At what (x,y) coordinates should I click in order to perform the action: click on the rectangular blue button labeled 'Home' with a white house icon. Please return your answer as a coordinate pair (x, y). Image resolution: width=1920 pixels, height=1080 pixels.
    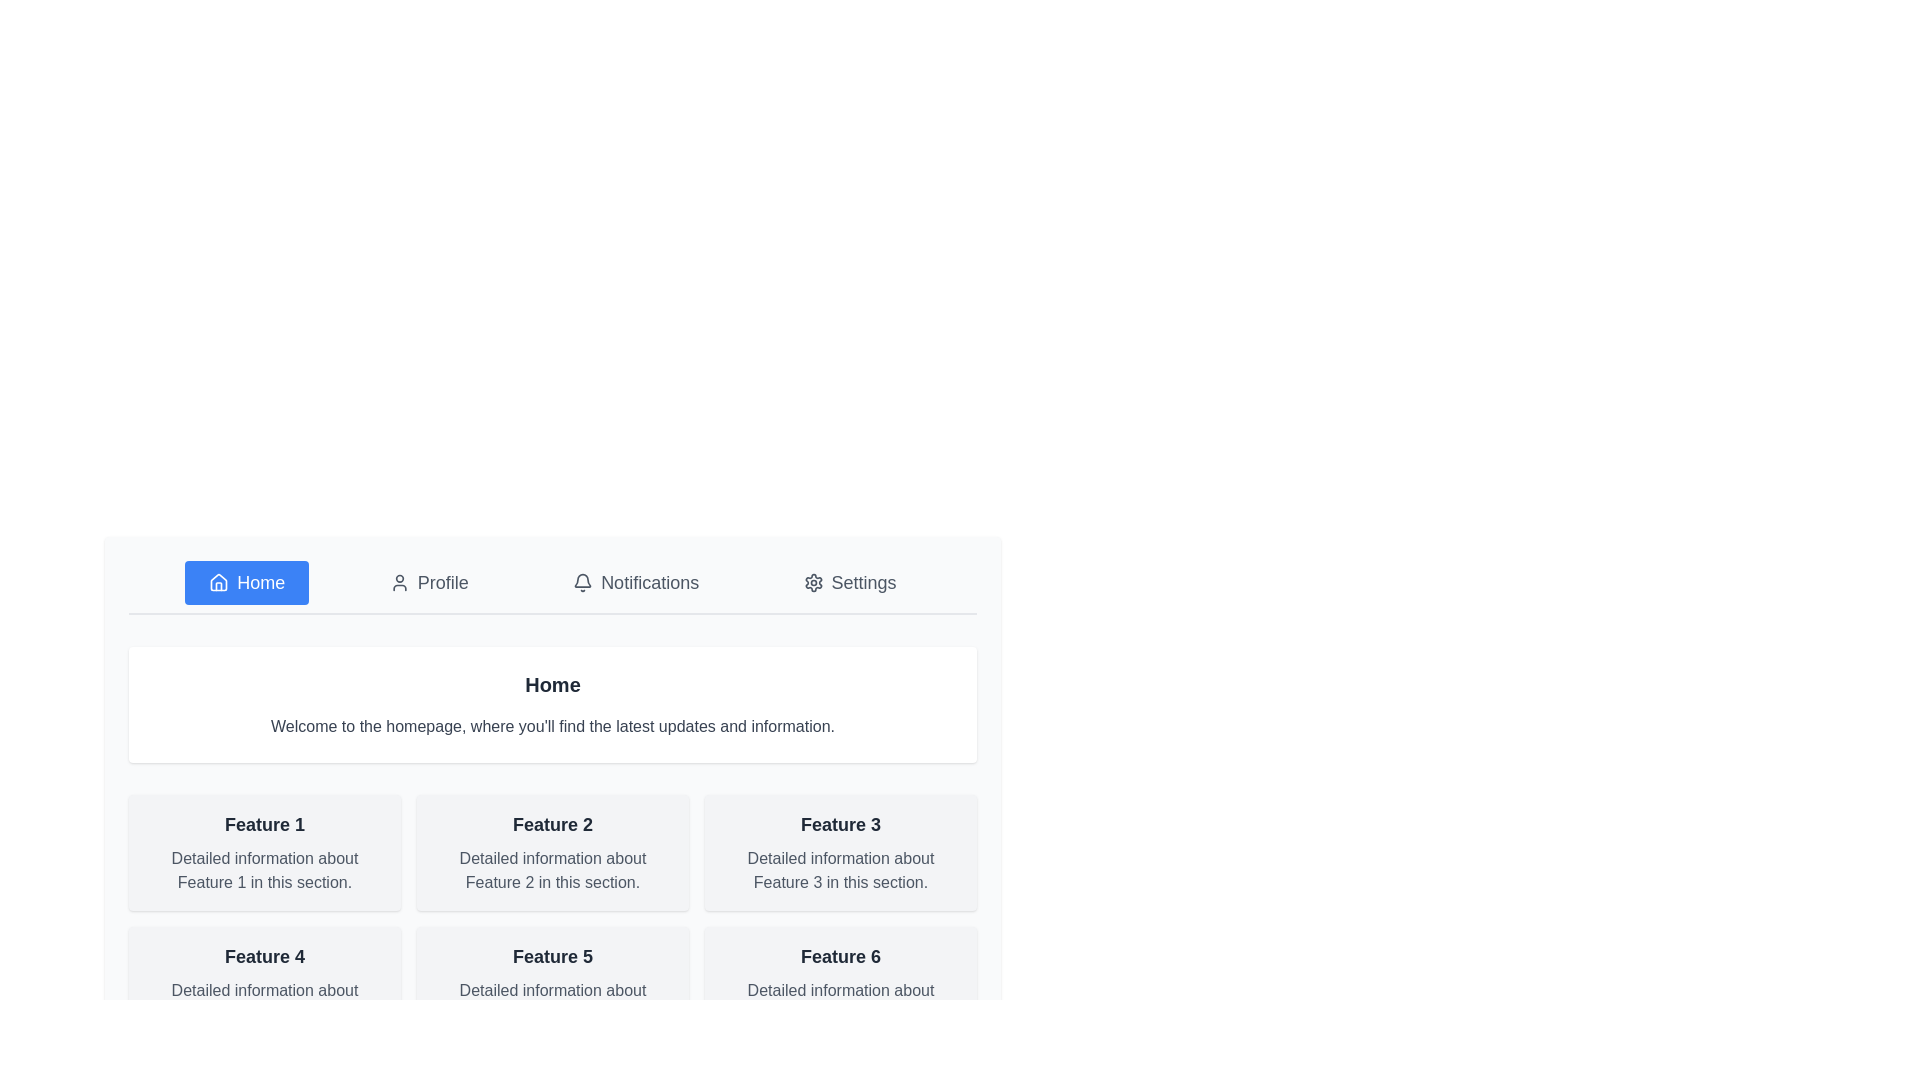
    Looking at the image, I should click on (246, 582).